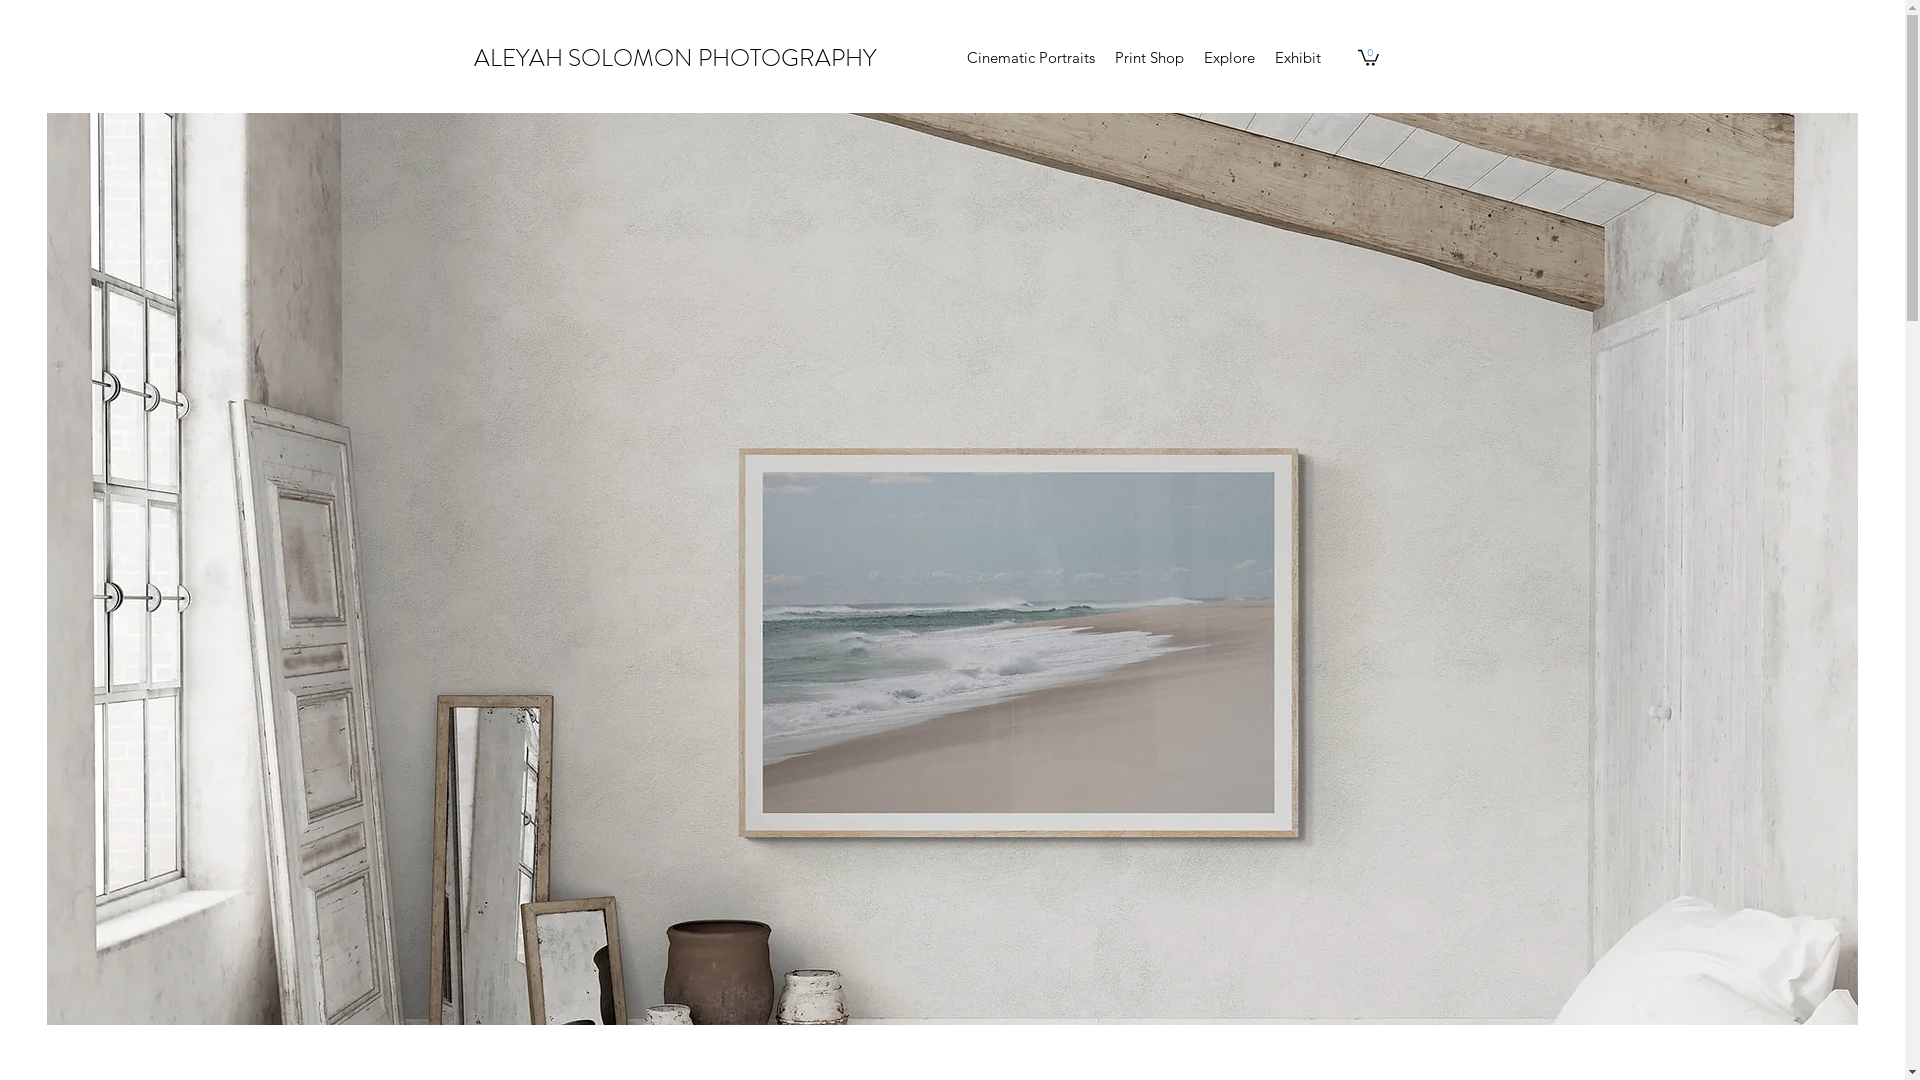 The height and width of the screenshot is (1080, 1920). I want to click on 'Exhibit', so click(1297, 56).